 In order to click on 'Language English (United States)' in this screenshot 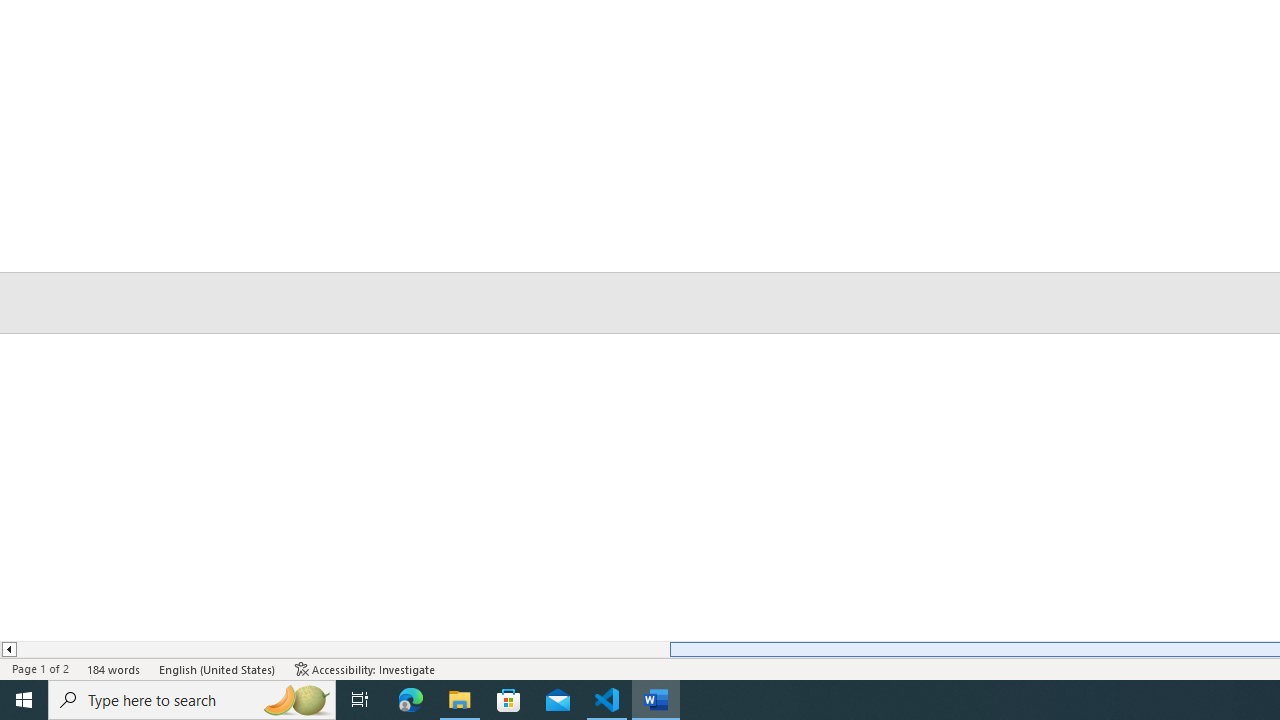, I will do `click(218, 669)`.